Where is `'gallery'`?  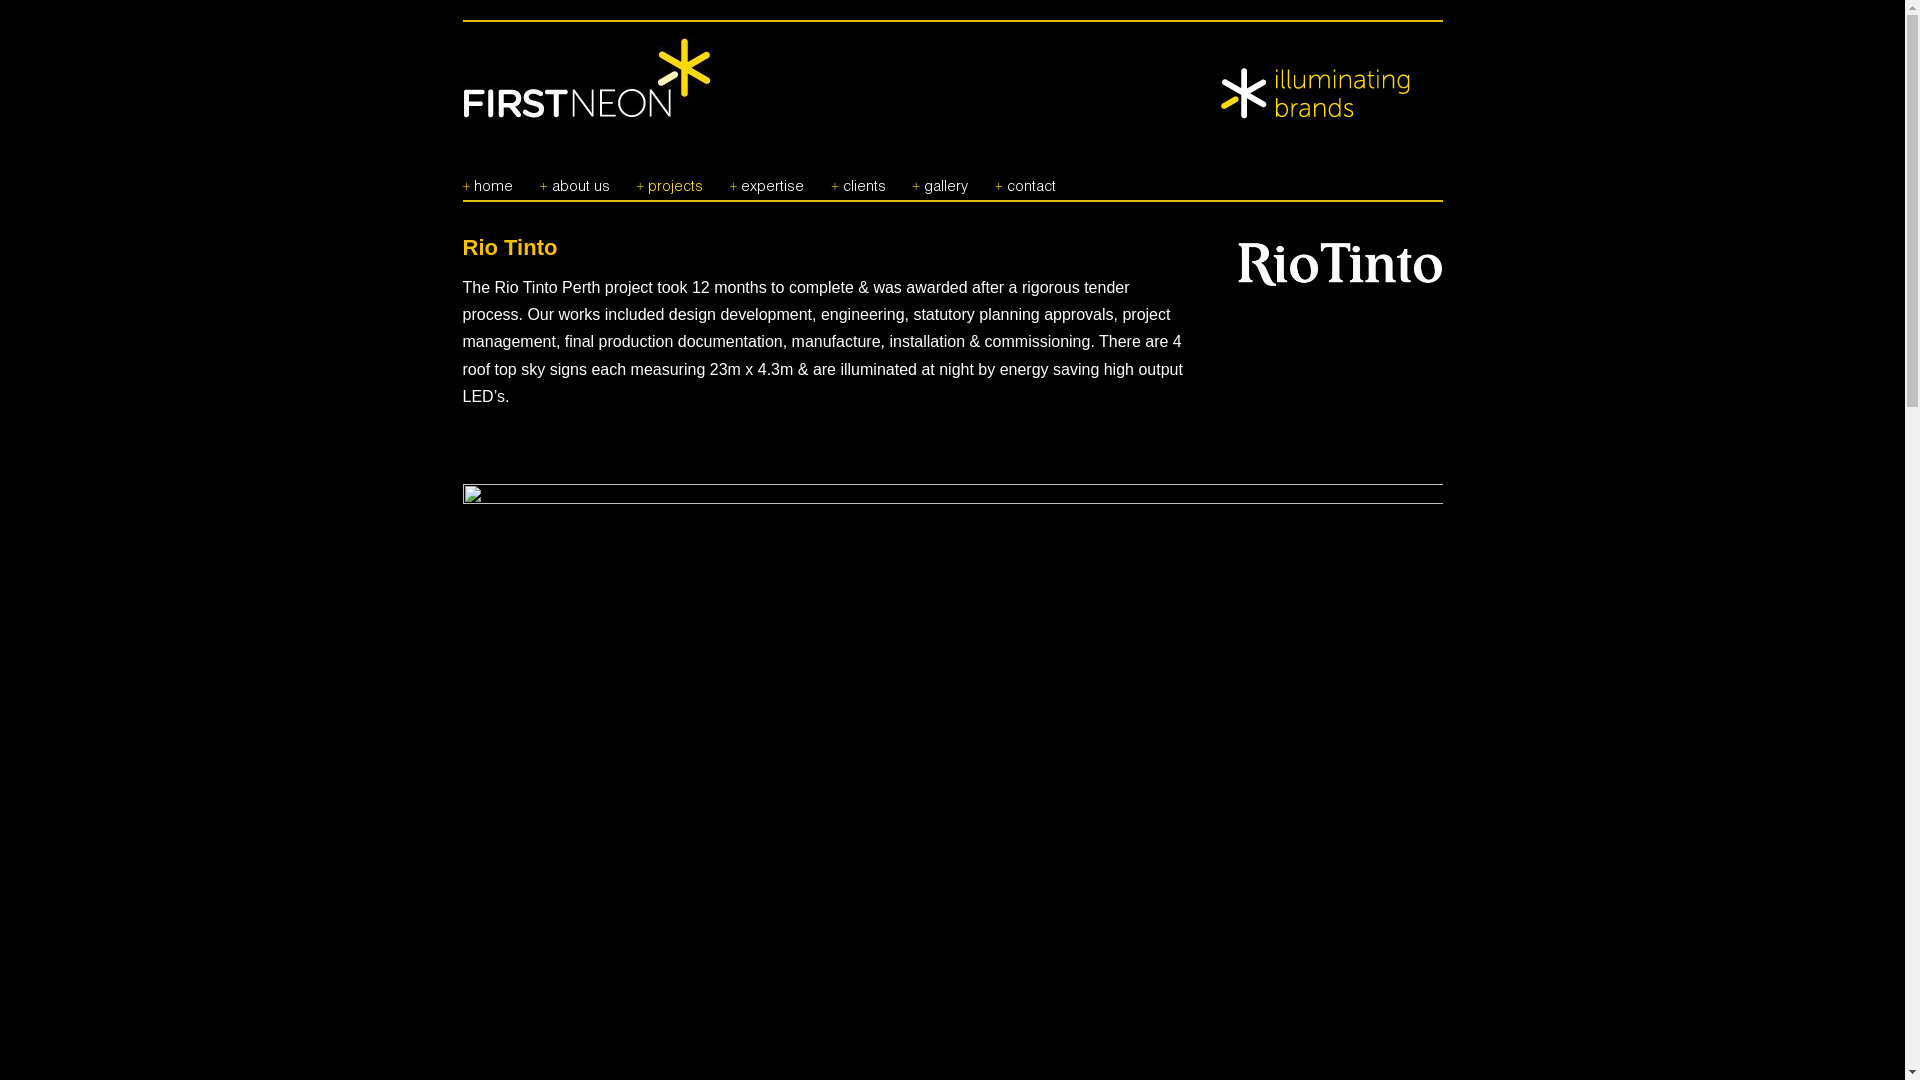 'gallery' is located at coordinates (939, 178).